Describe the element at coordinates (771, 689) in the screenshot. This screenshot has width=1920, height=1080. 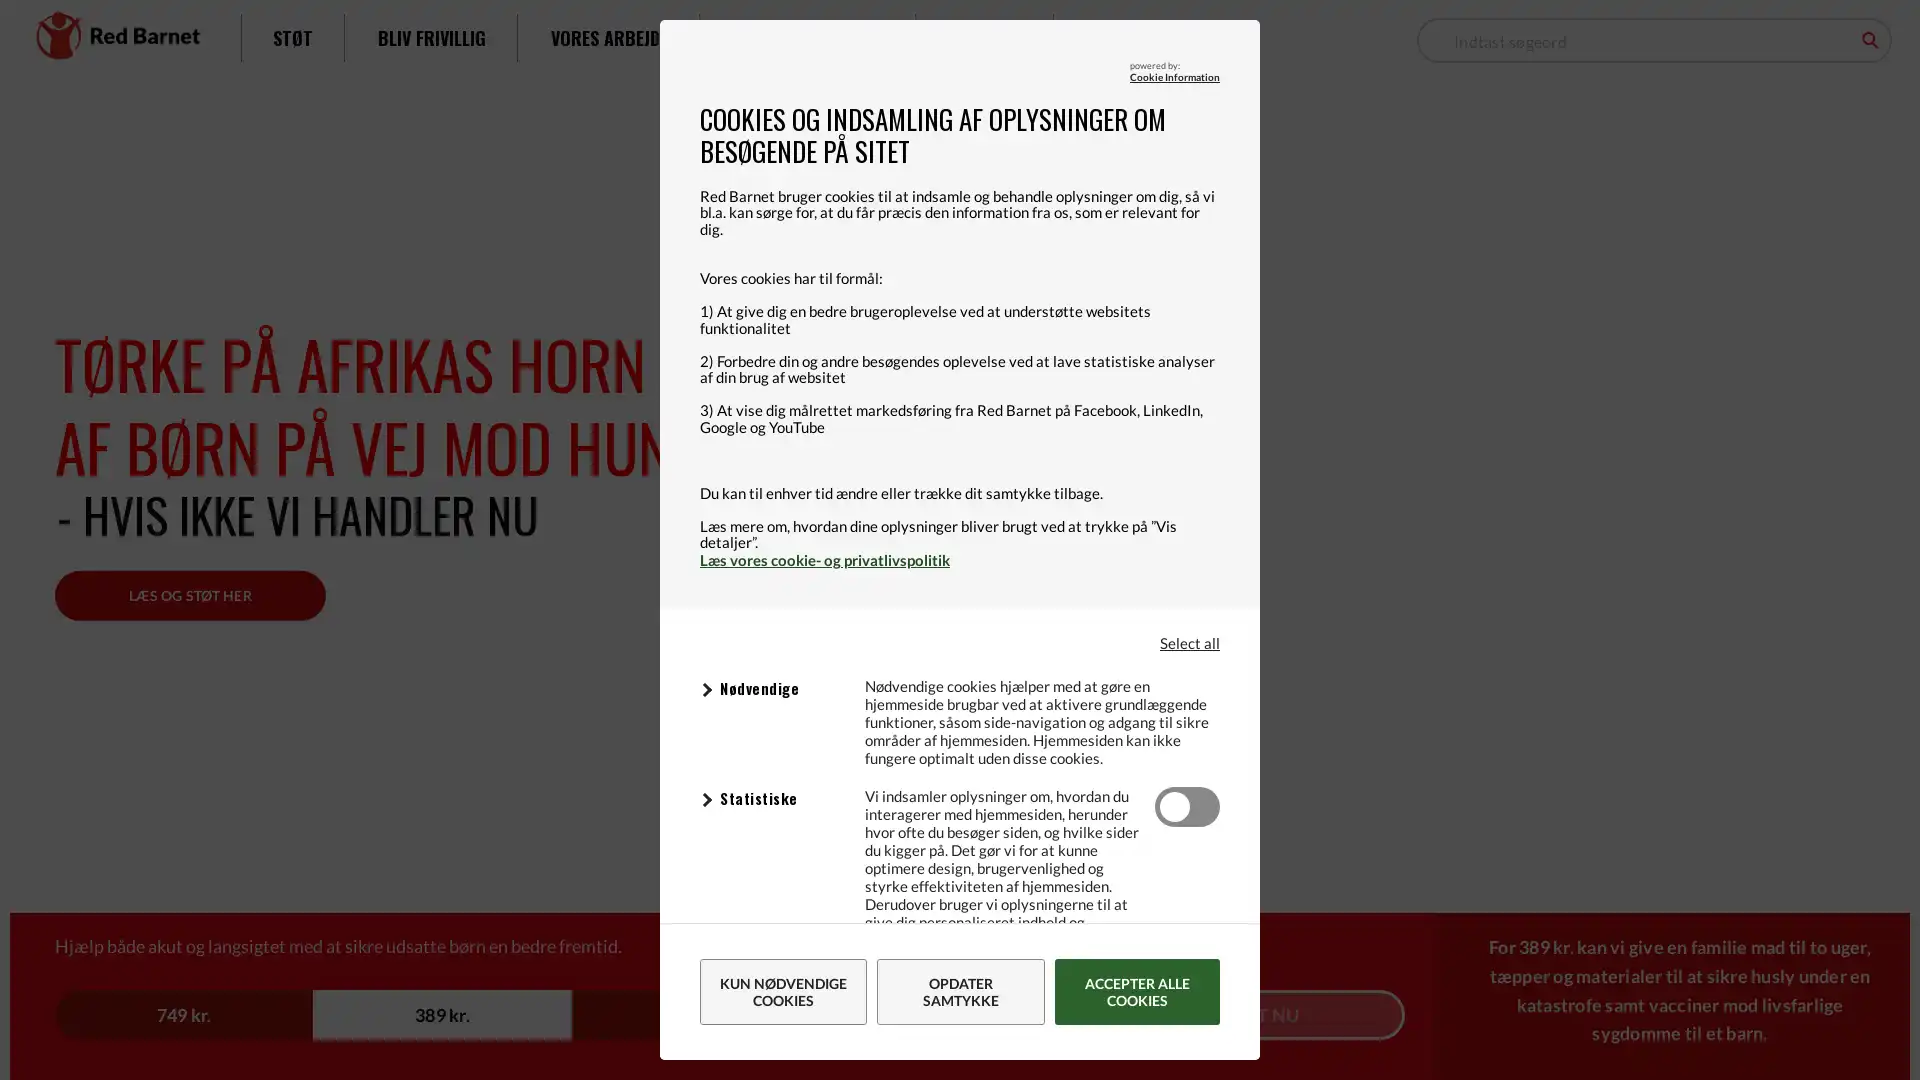
I see `Data Processor: Cloudflare Formal: Understtter websitets tekniske funktioner. Data Processor Privacy Policy: Cloudflare - Data Processor Privacy Policy Udlb: 30 minutter Navn: __cf_bm Udbyder: .vimeo.com Data Processor: Cookie Information Formal: Understtter websitets tekniske funktioner. Data Processor Privacy Policy: Cookie Information - Data Processor Privacy Policy Udlb: et ar Navn: CookieInformationConfig Udbyder: policy.app.cookieinformation.com Data Processor: Cookie Information Formal: Bruges til at dele samtykke pa tvrs af domner. Data Processor Privacy Policy: Cookie Information - Data Processor Privacy Policy Udlb: et ar Navn: CookieInformationConsent_xxx Udbyder: policy.app.cookieinformation.com` at that location.